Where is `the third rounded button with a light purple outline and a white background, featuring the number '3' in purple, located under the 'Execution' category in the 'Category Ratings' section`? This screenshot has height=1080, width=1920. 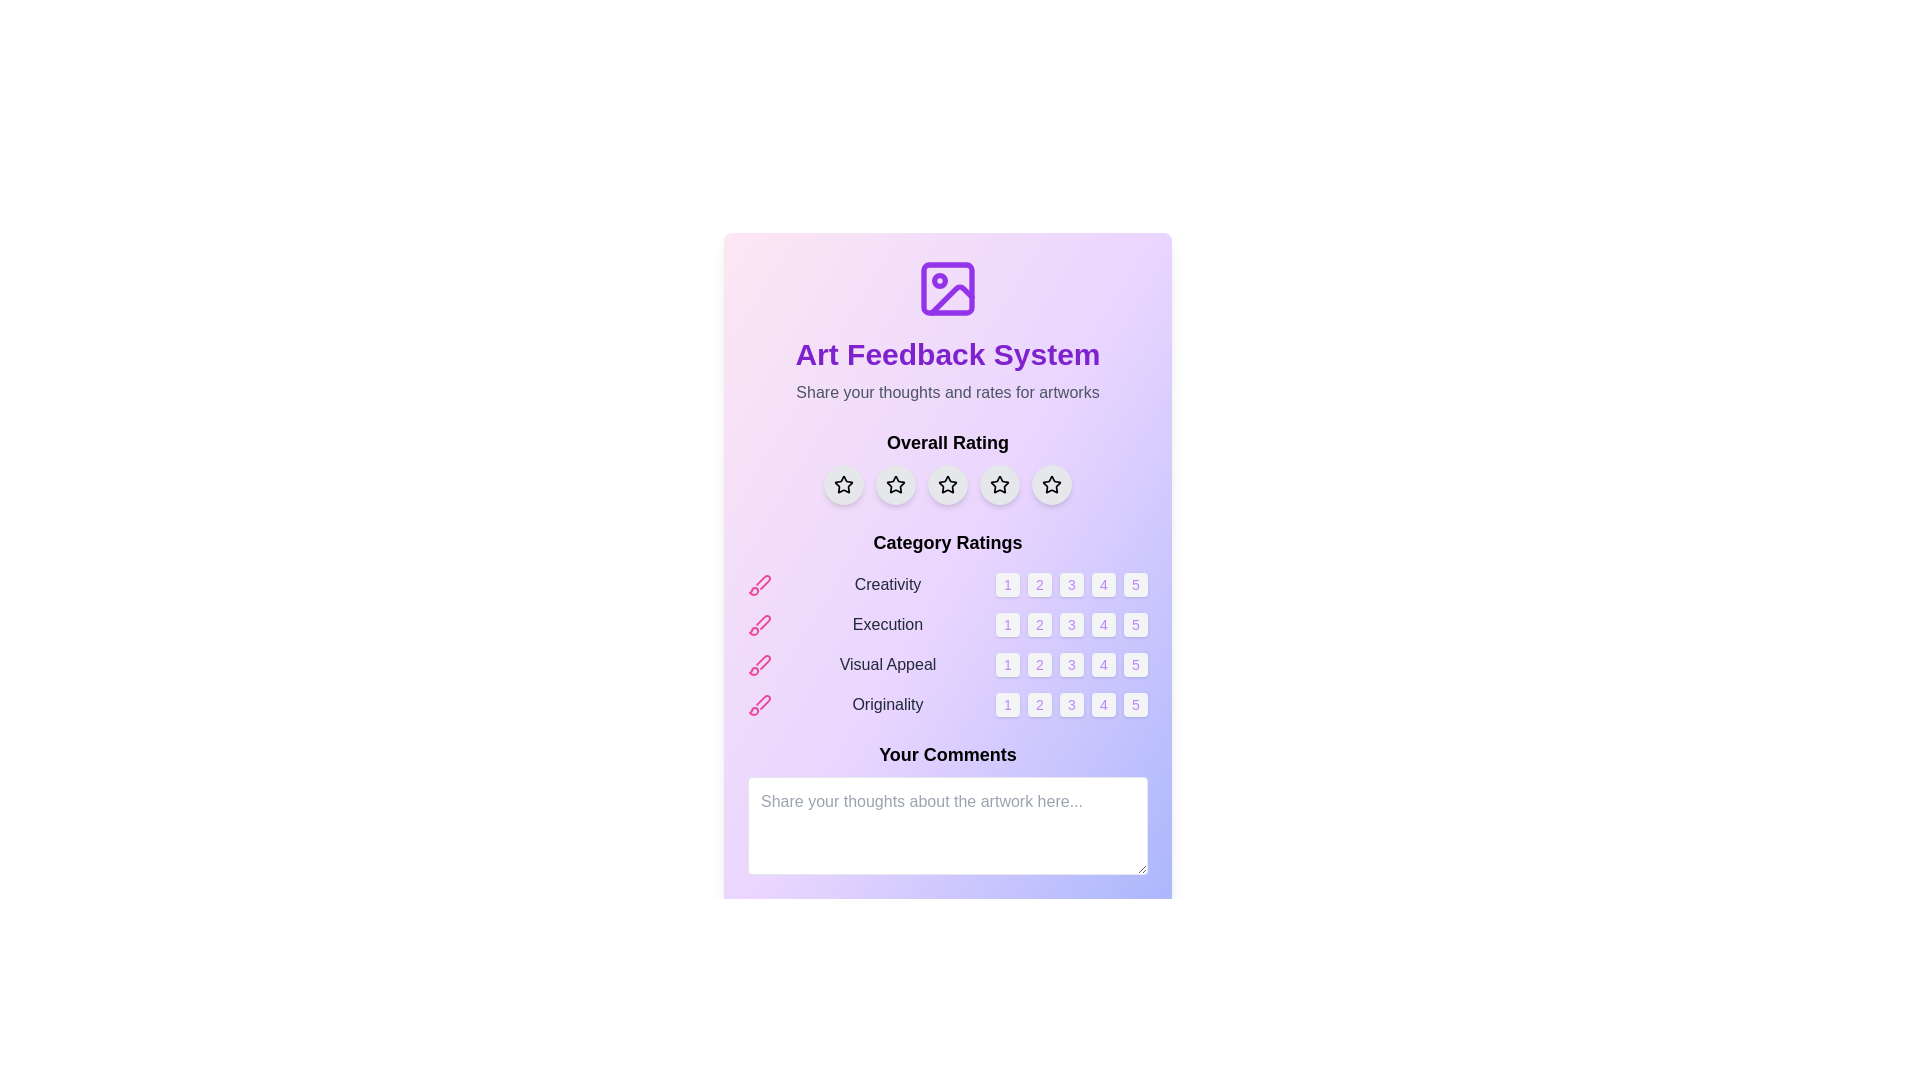 the third rounded button with a light purple outline and a white background, featuring the number '3' in purple, located under the 'Execution' category in the 'Category Ratings' section is located at coordinates (1070, 623).